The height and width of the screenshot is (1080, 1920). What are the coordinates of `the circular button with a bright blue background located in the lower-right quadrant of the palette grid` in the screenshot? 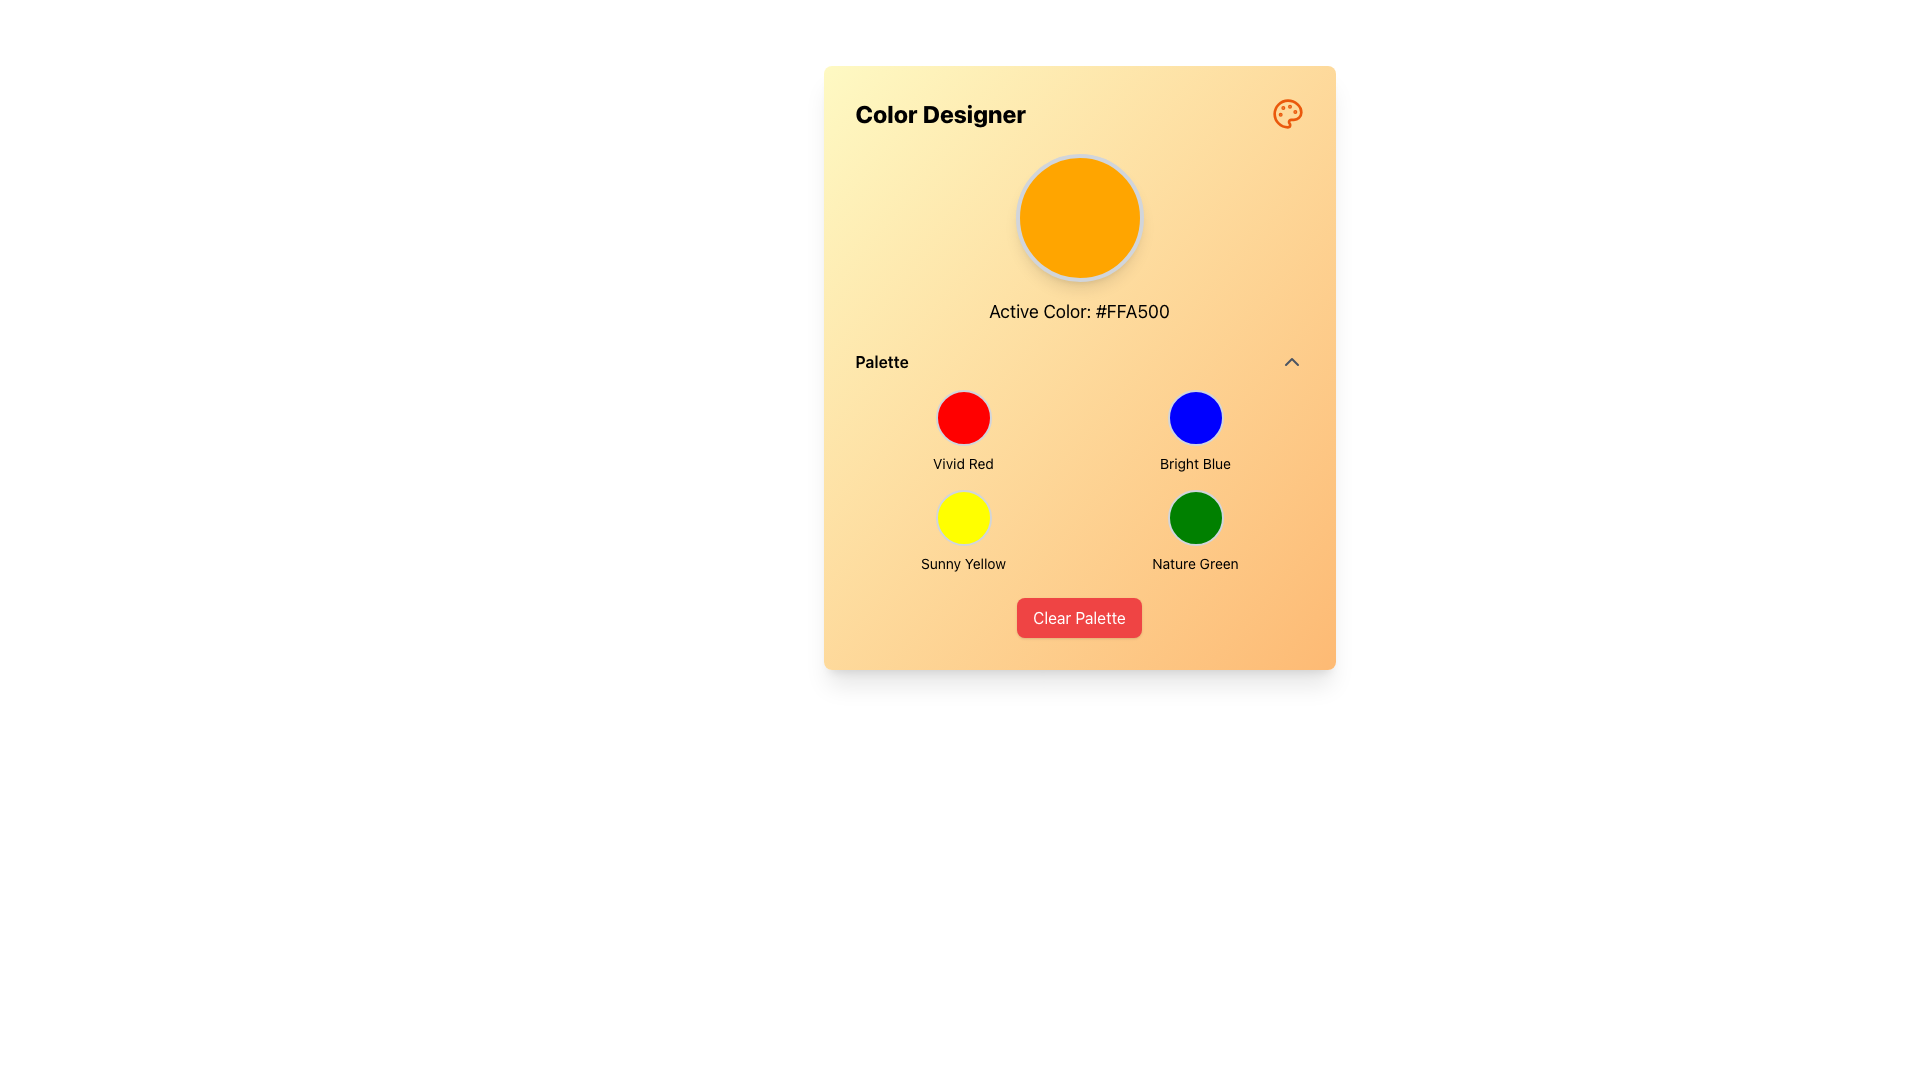 It's located at (1195, 416).